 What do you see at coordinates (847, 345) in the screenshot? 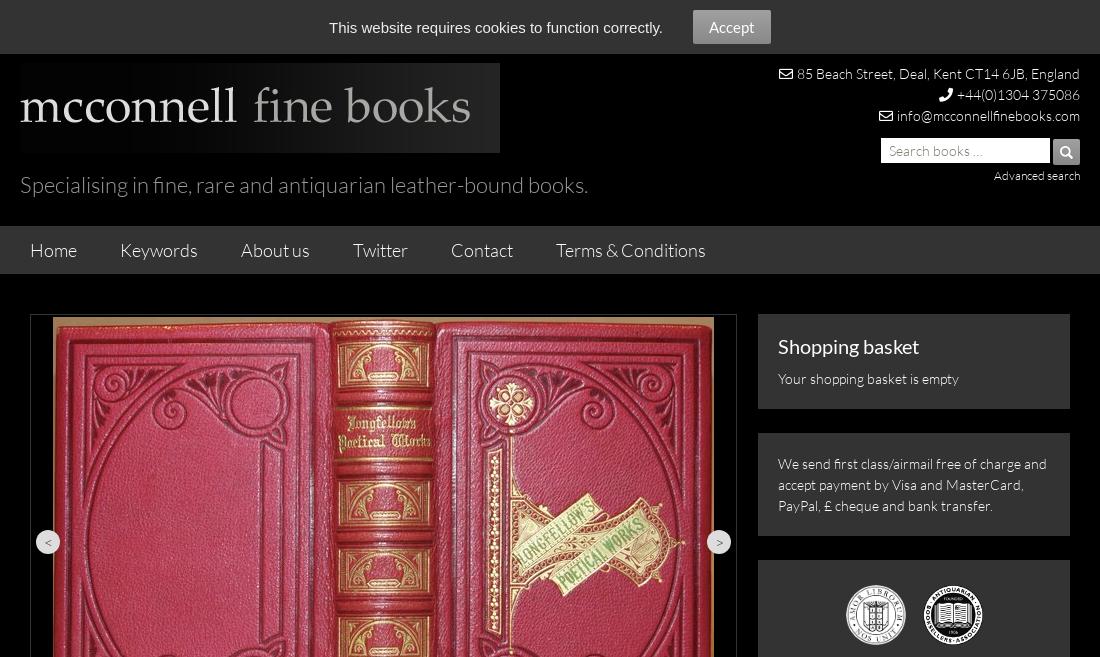
I see `'Shopping basket'` at bounding box center [847, 345].